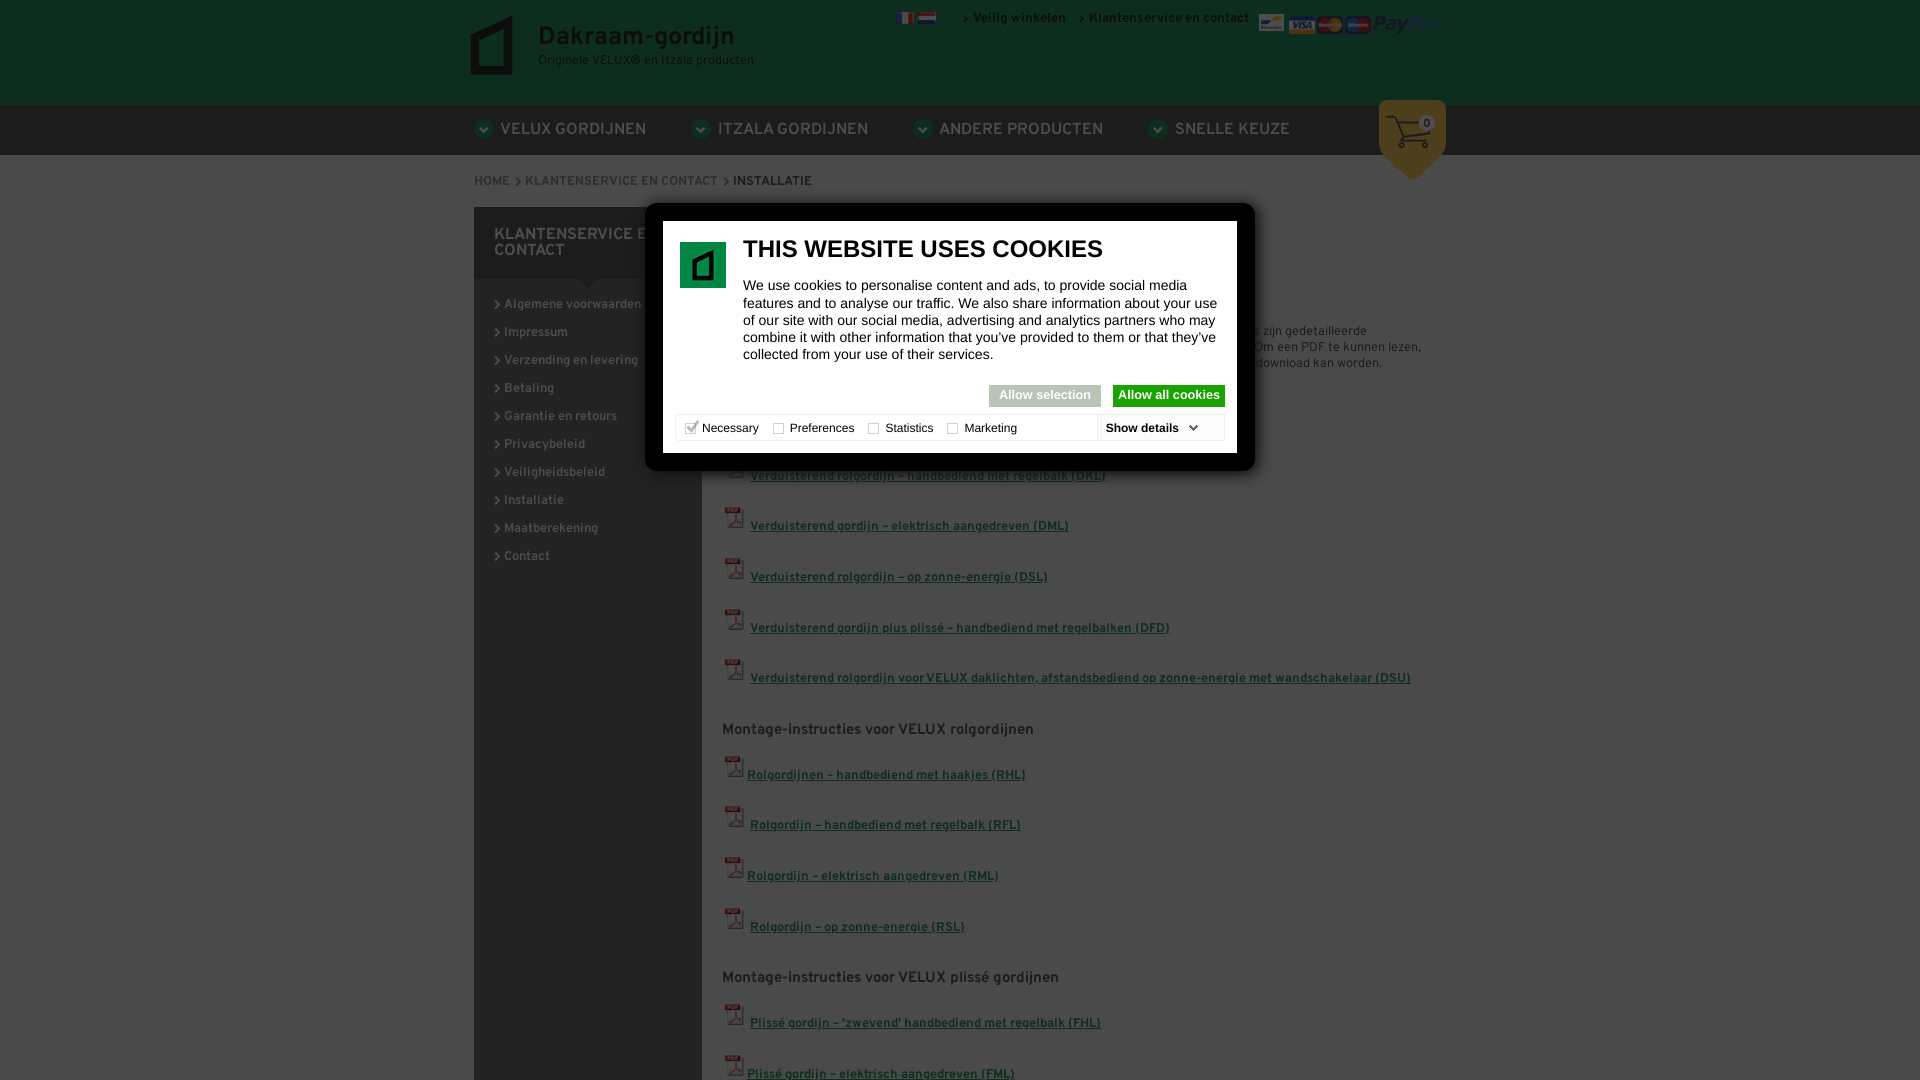 Image resolution: width=1920 pixels, height=1080 pixels. What do you see at coordinates (544, 443) in the screenshot?
I see `'Privacybeleid'` at bounding box center [544, 443].